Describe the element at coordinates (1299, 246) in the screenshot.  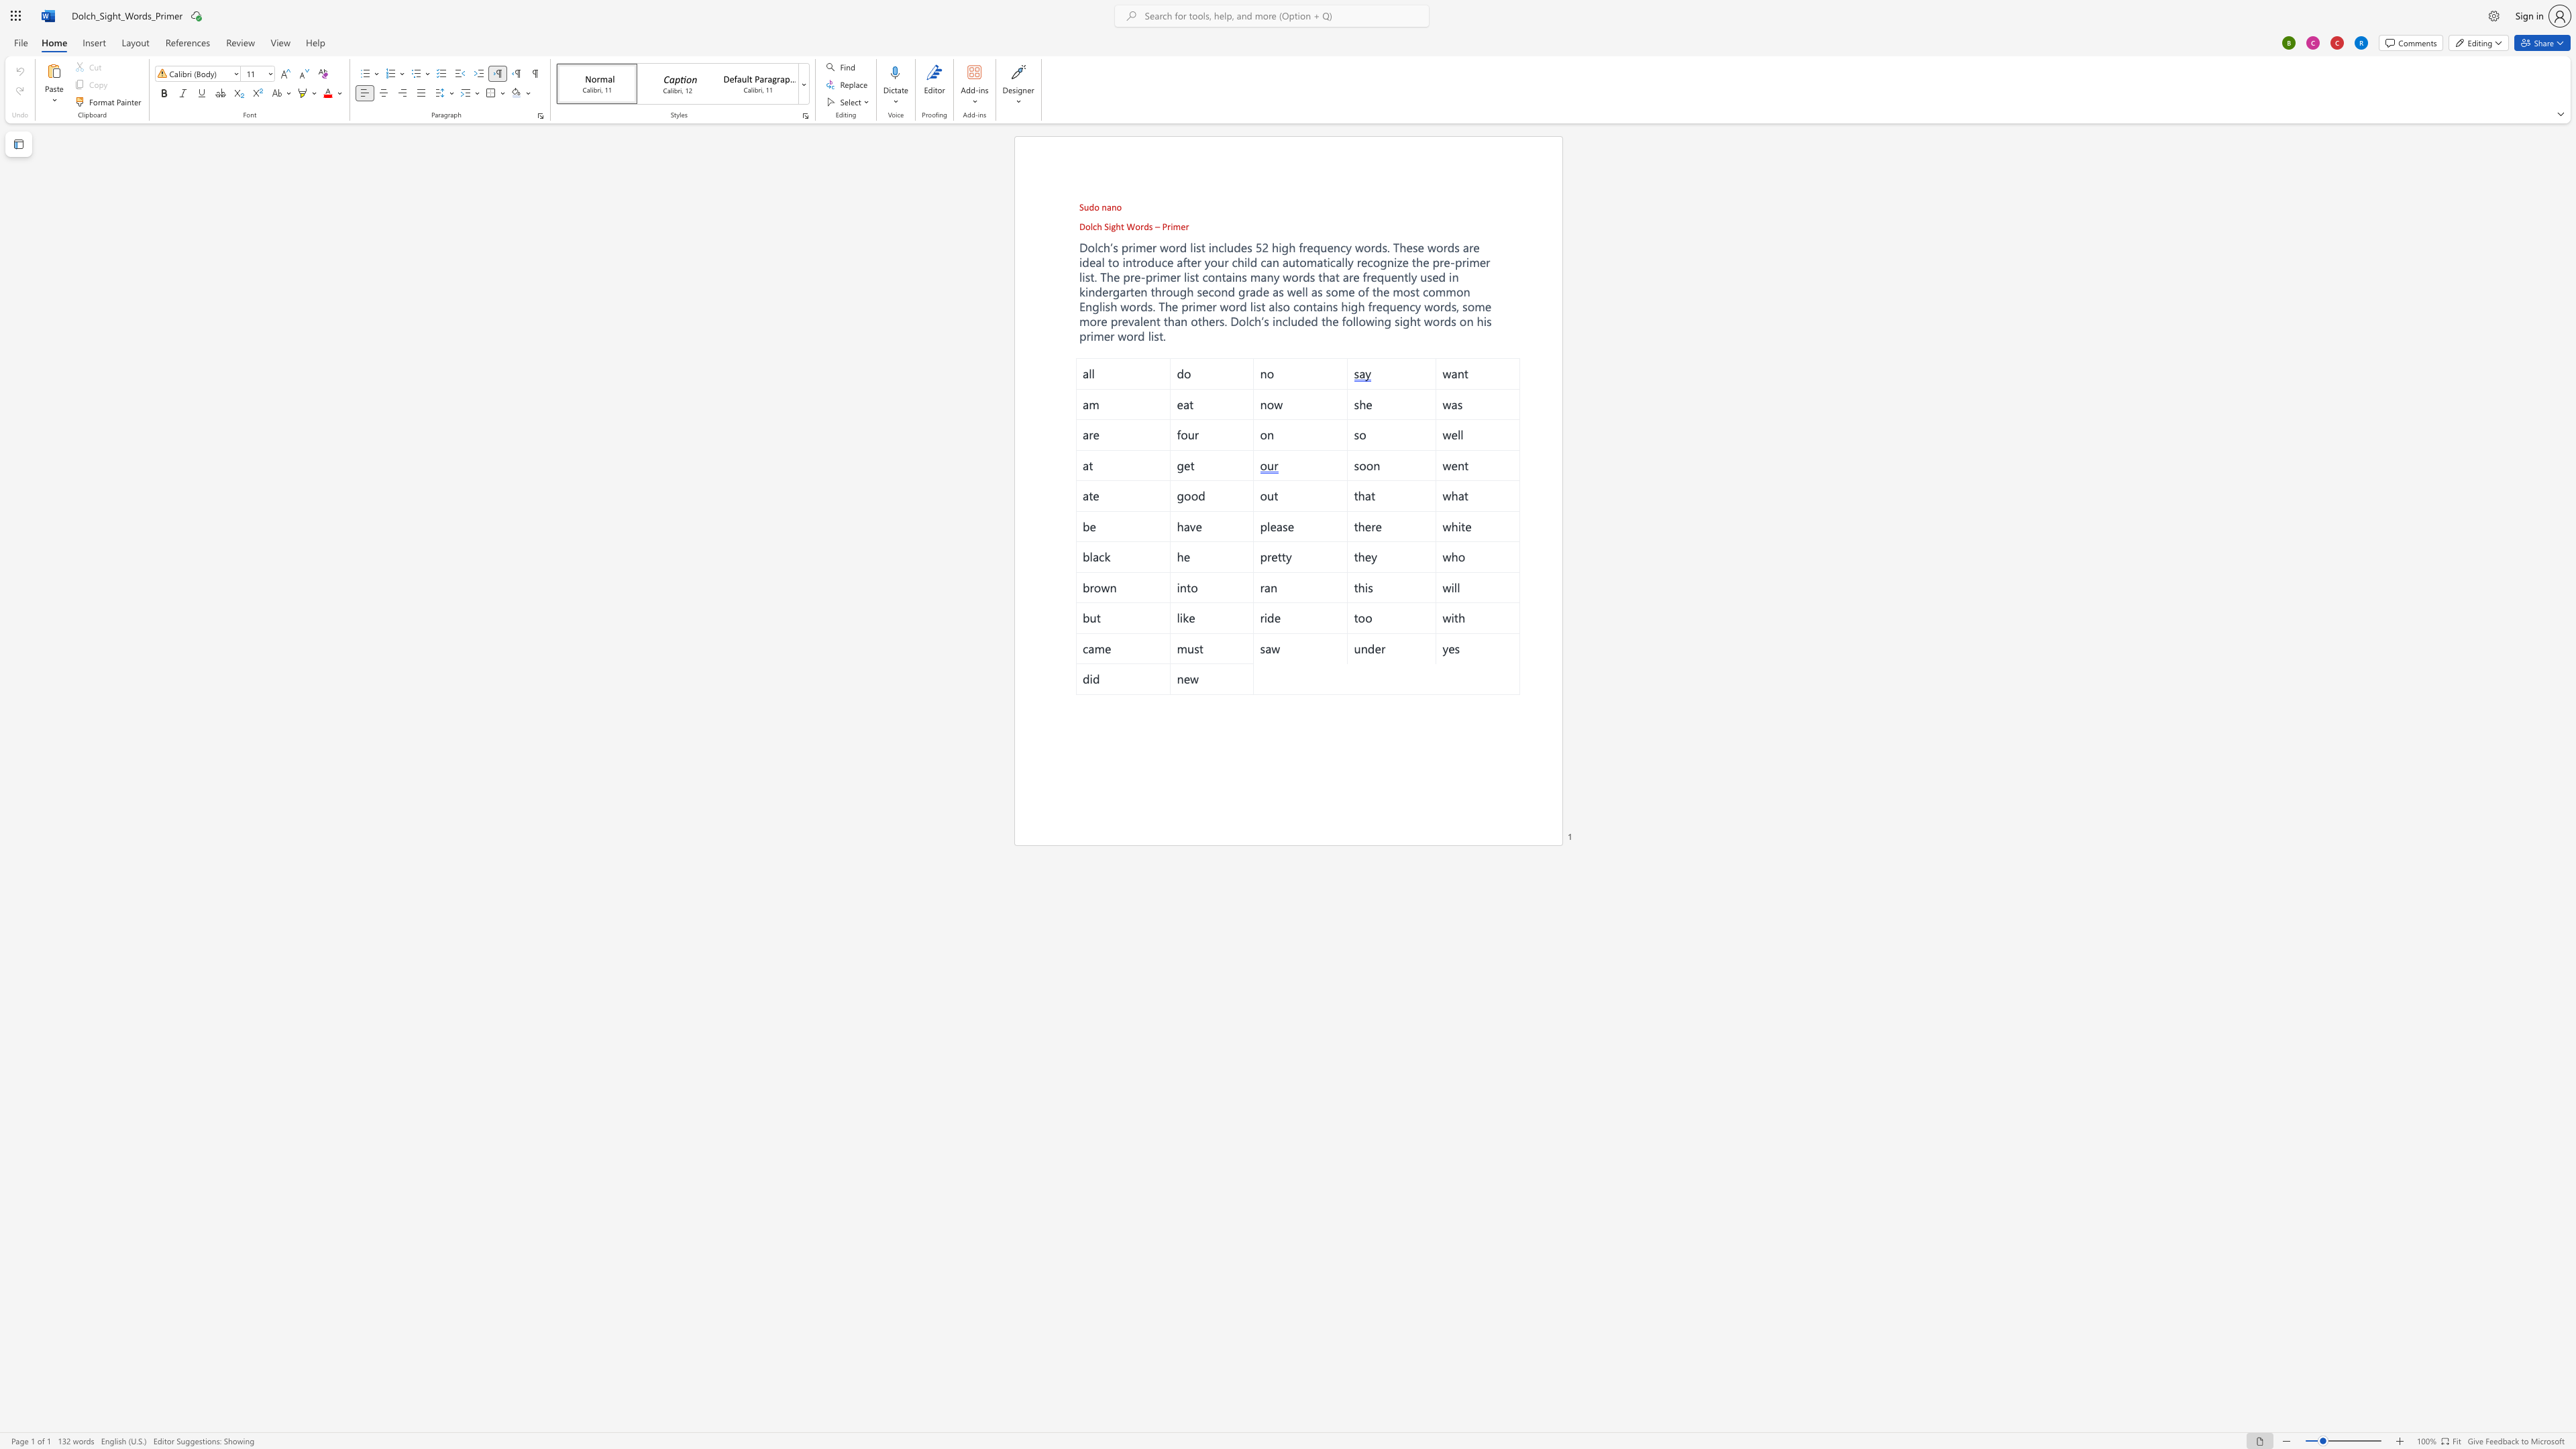
I see `the subset text "frequency words. These words are ideal to introduce after your child can automatically recogn" within the text "Dolch’s primer word list includes 52 high frequency words. These words are ideal to introduce after your child can automatically recognize the pre-primer list. The pre-primer list"` at that location.